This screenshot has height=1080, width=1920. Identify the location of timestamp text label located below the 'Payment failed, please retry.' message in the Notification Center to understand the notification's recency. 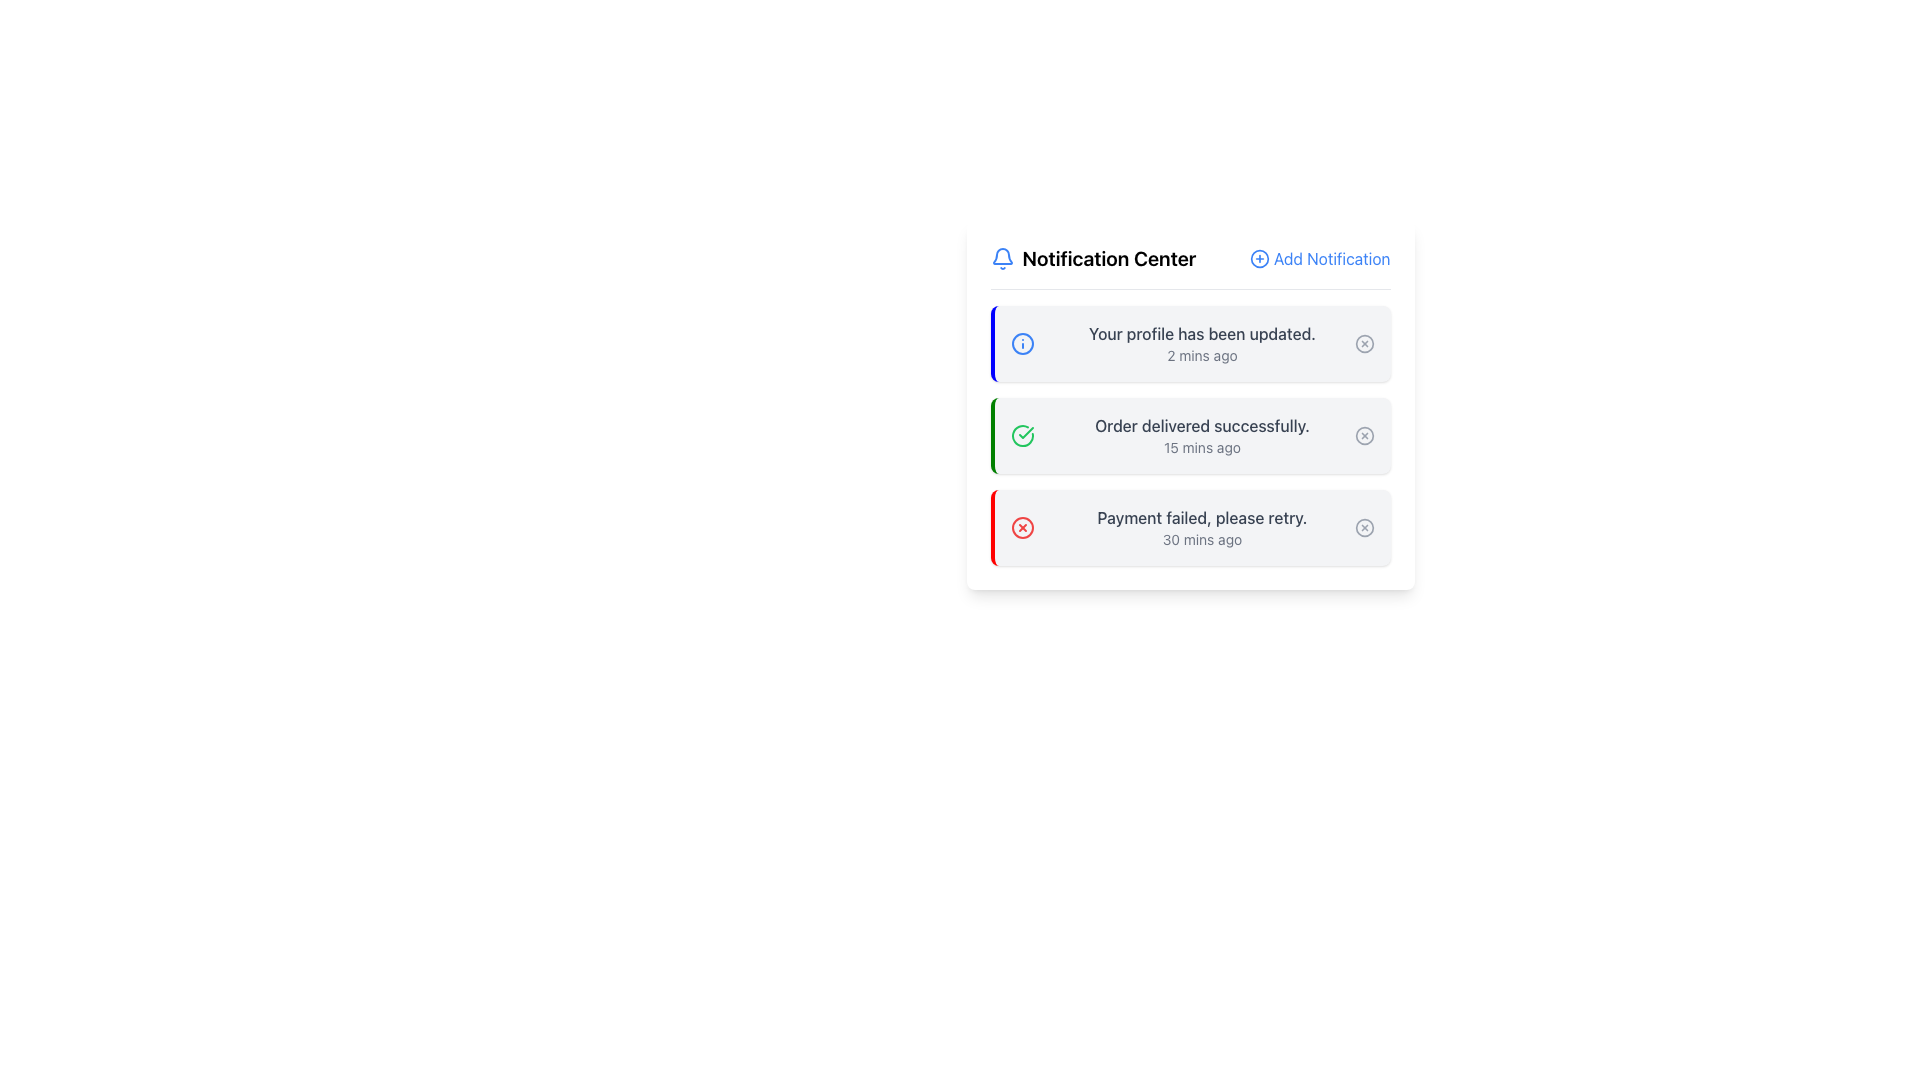
(1201, 540).